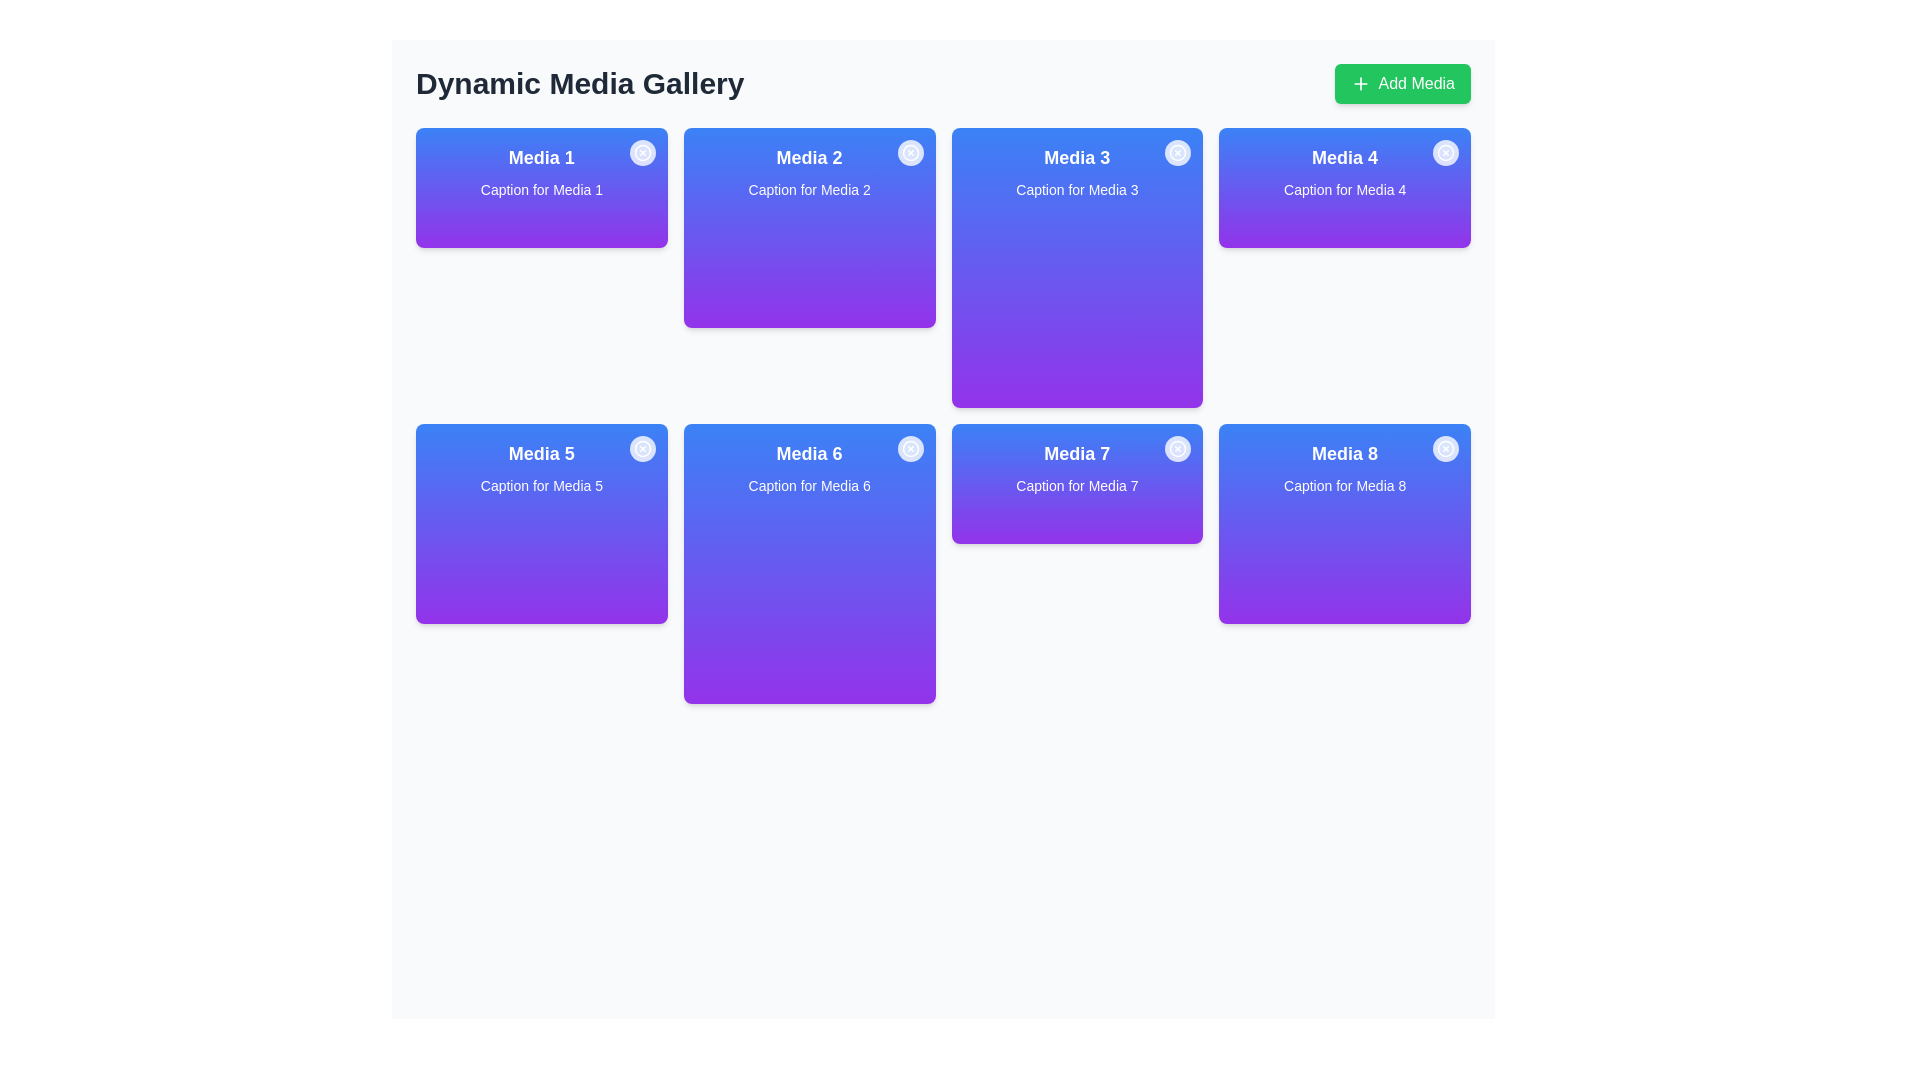 Image resolution: width=1920 pixels, height=1080 pixels. Describe the element at coordinates (1178, 447) in the screenshot. I see `the icon-based button resembling a circle with a stylized cross inside it located at the top-right corner of the 'Media 7' card` at that location.